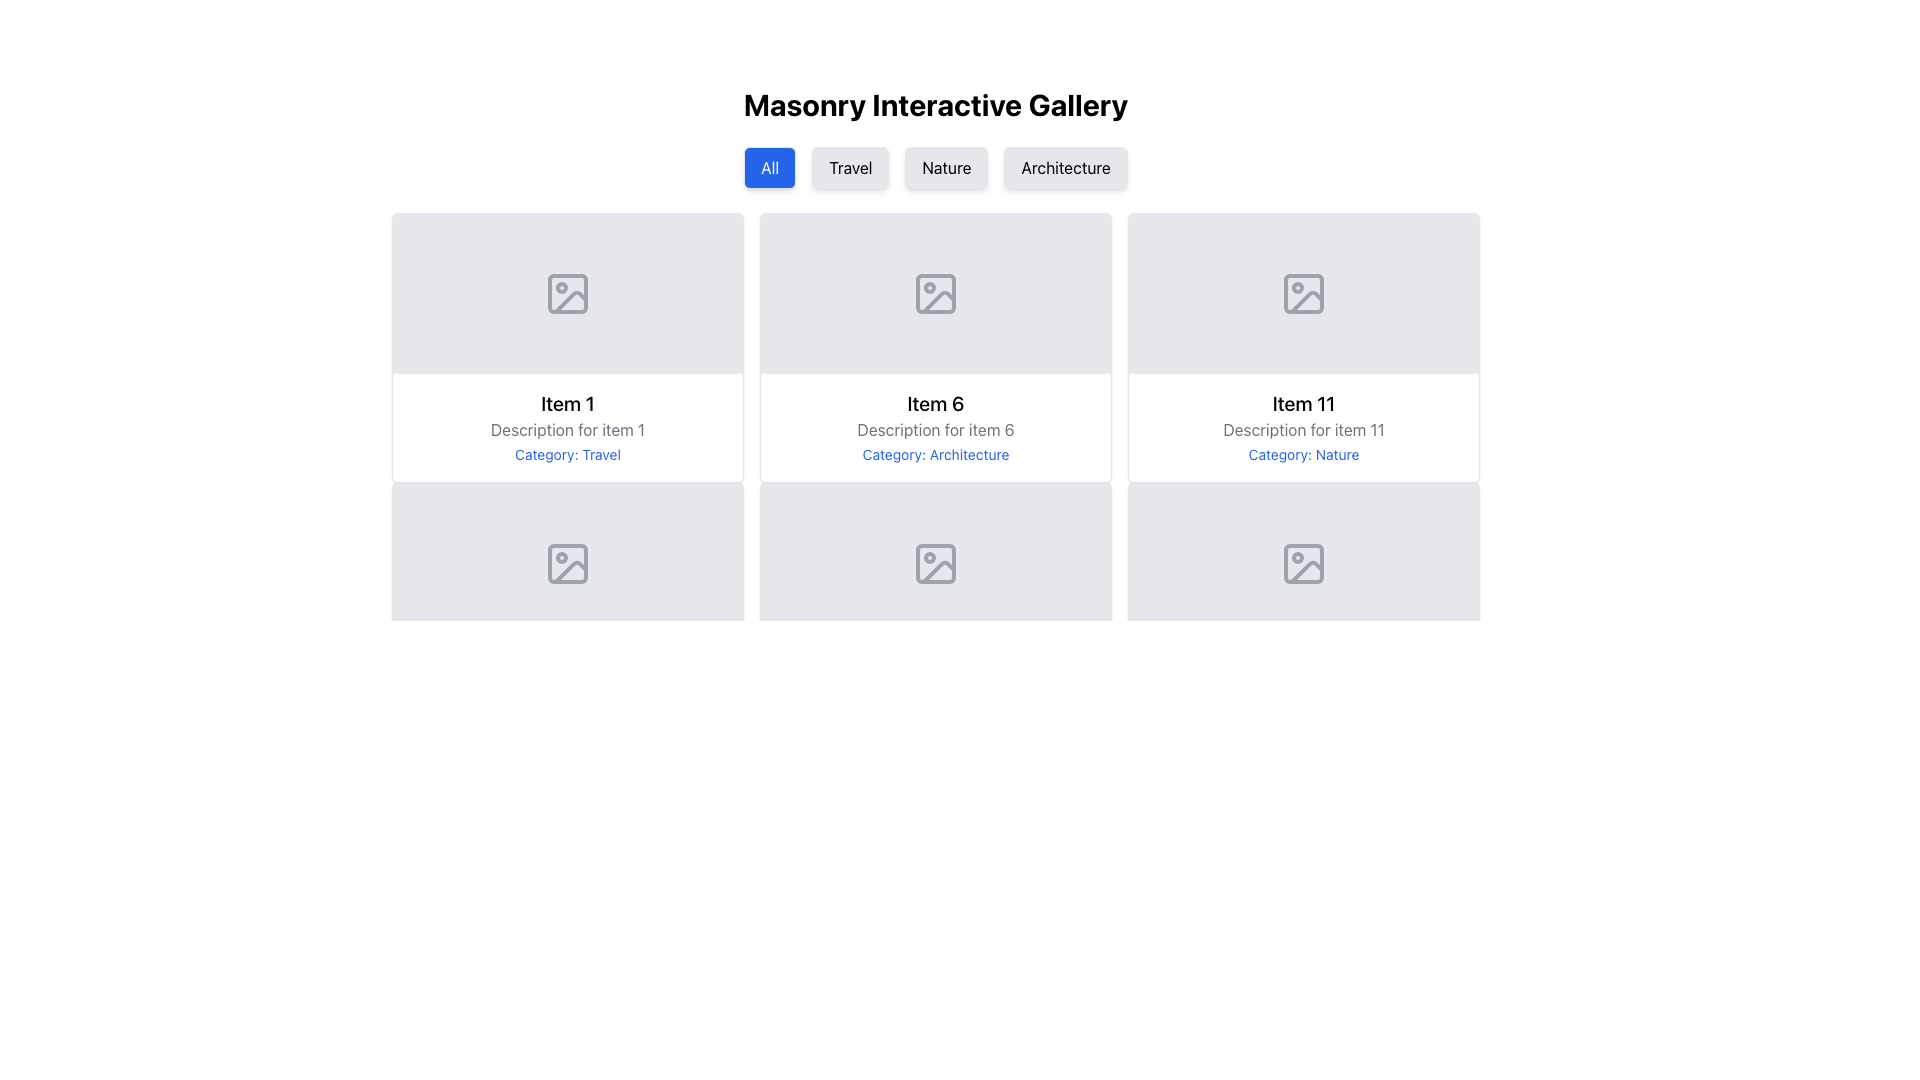 The width and height of the screenshot is (1920, 1080). Describe the element at coordinates (566, 293) in the screenshot. I see `the icon` at that location.